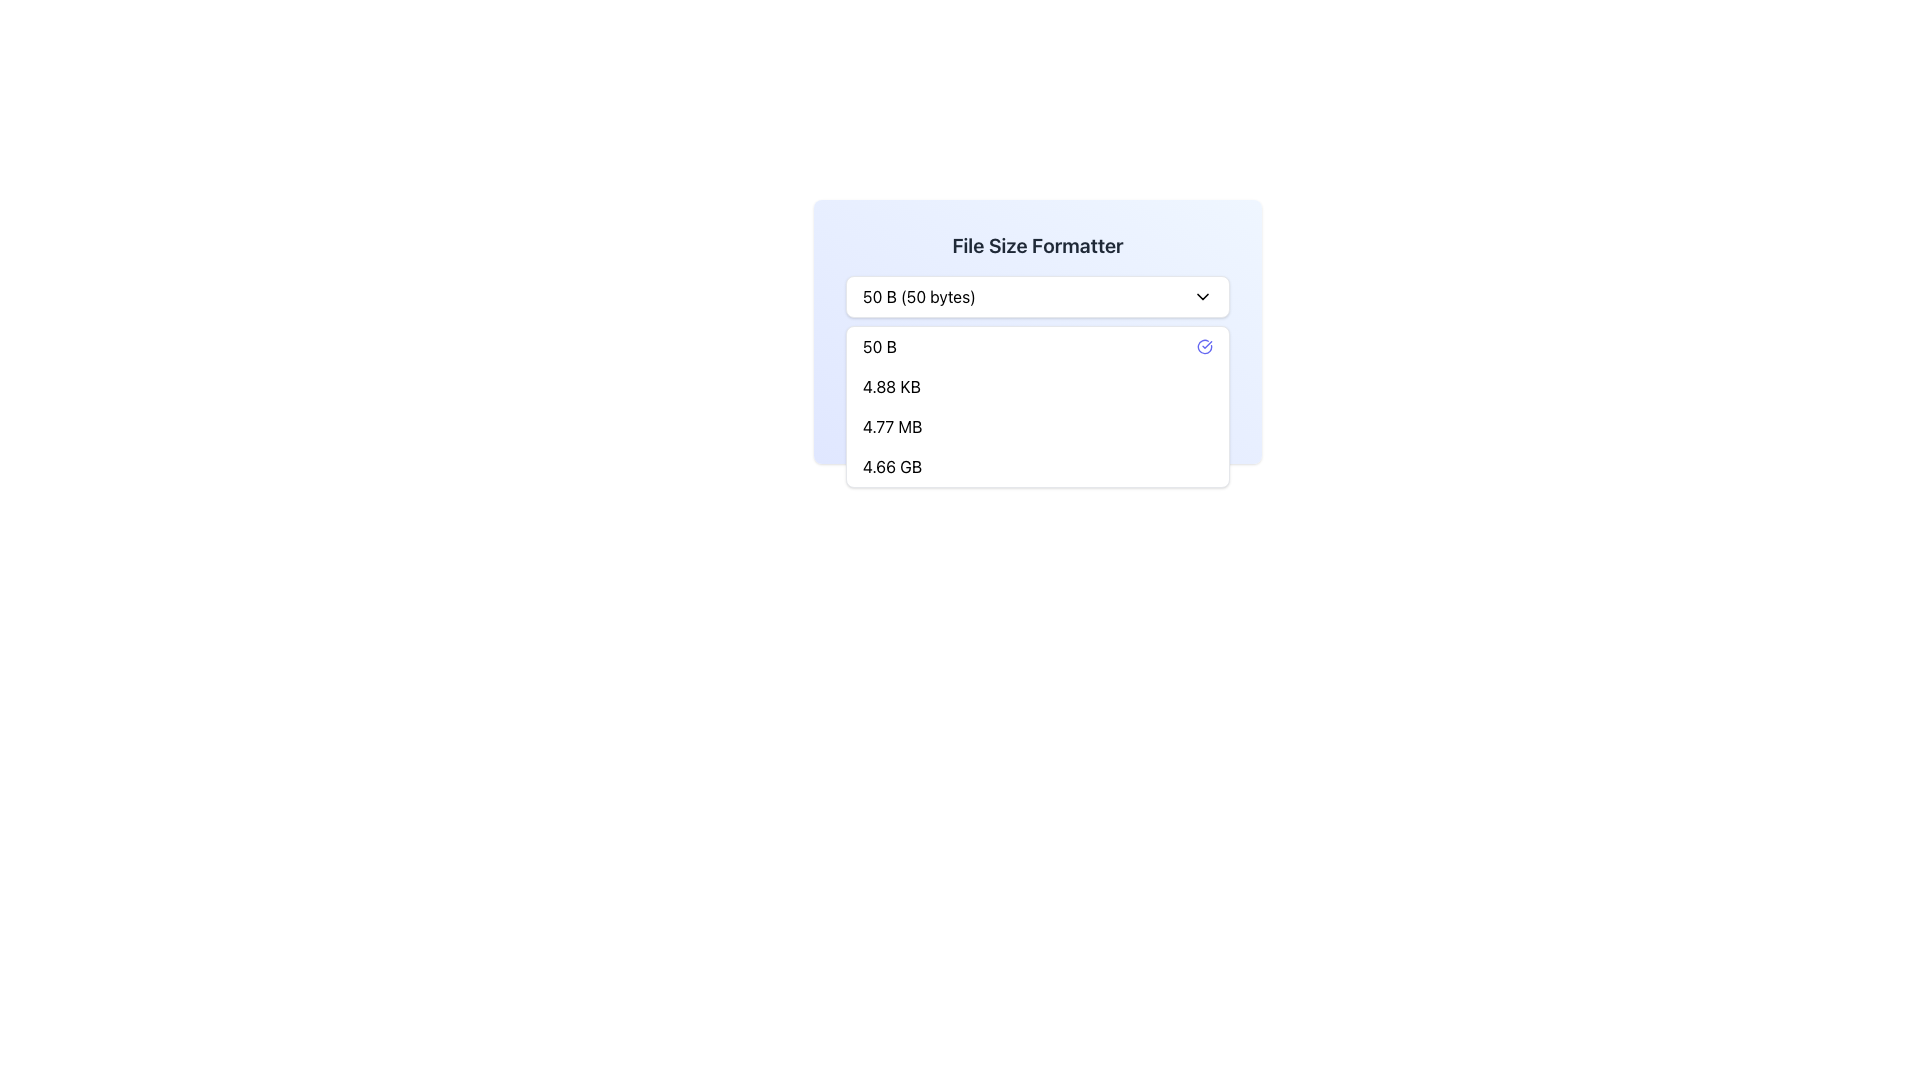  Describe the element at coordinates (1037, 245) in the screenshot. I see `the text label that displays 'File Size Formatter', which is styled in bold, dark gray font and serves as a section header in a gradient background` at that location.